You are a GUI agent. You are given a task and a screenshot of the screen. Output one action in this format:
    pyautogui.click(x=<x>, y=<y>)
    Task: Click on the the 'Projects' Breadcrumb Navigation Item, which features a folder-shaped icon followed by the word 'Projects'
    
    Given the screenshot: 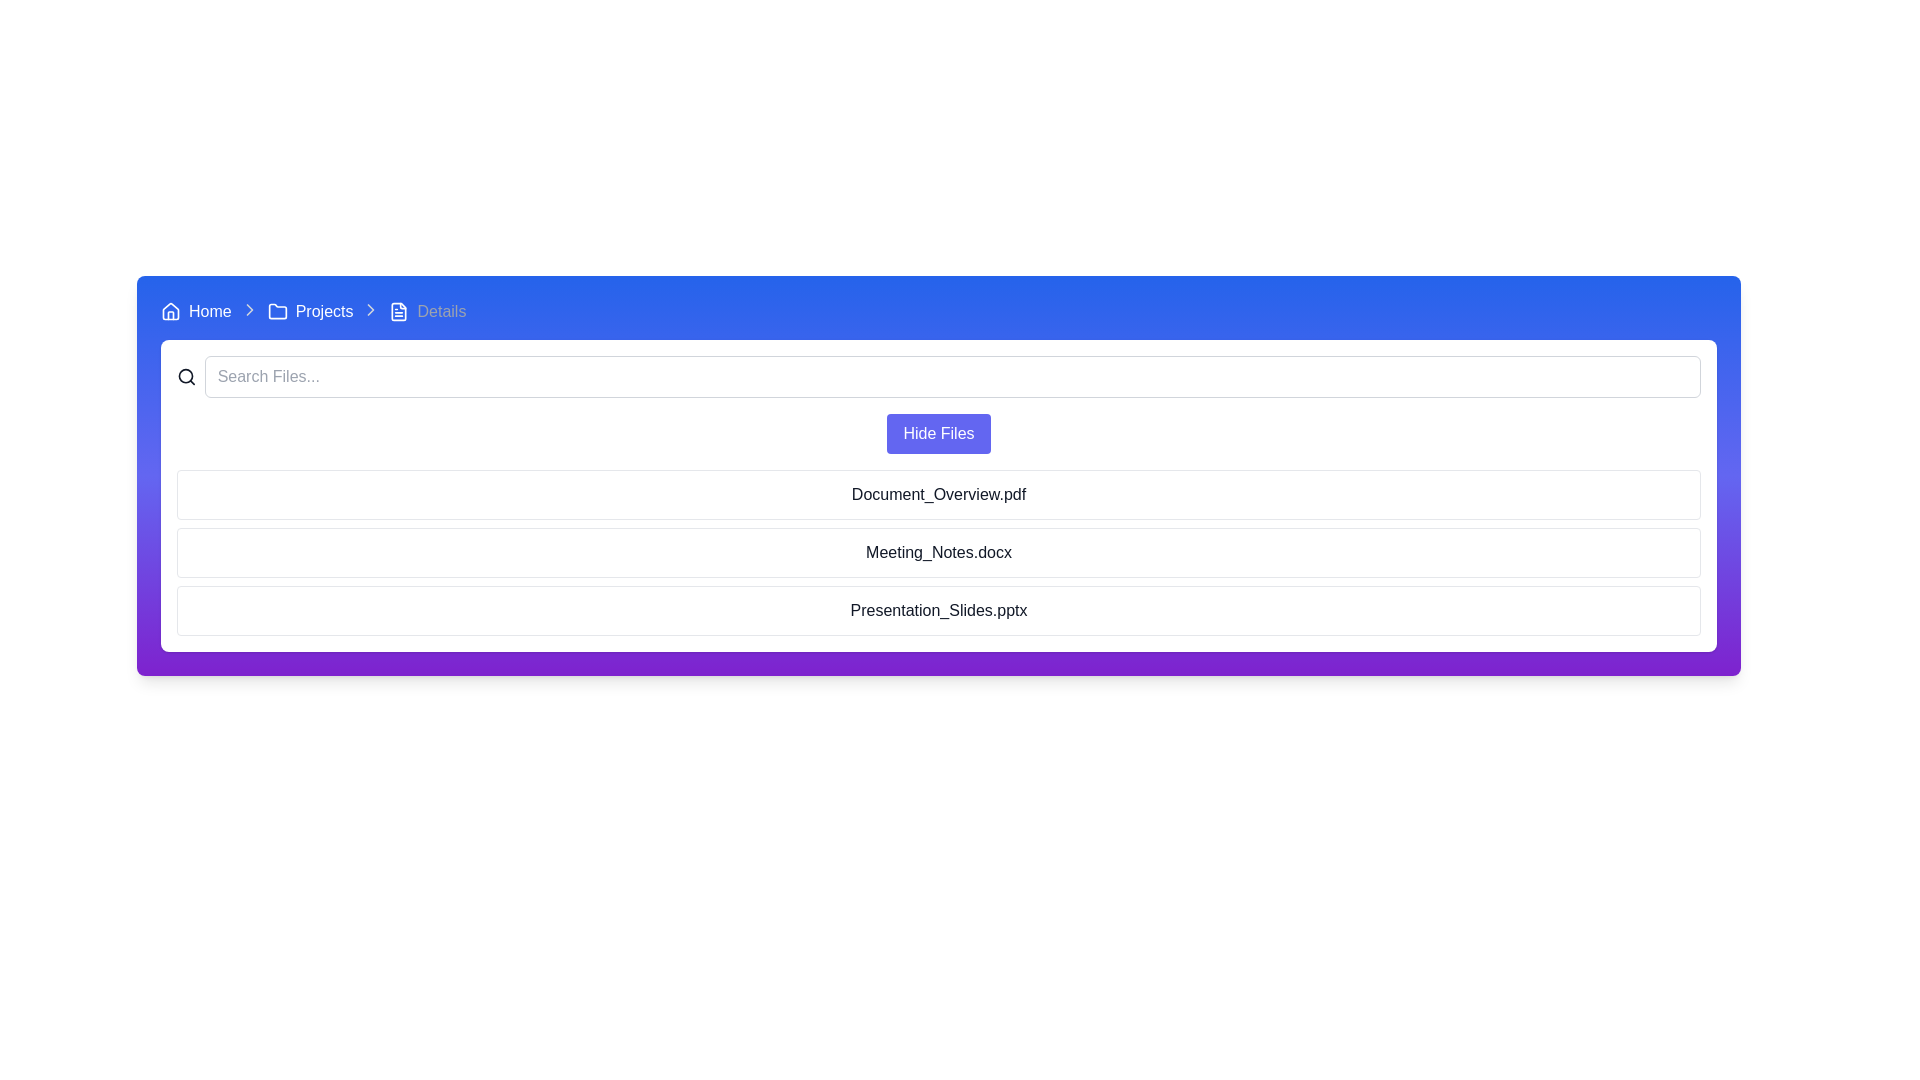 What is the action you would take?
    pyautogui.click(x=309, y=312)
    